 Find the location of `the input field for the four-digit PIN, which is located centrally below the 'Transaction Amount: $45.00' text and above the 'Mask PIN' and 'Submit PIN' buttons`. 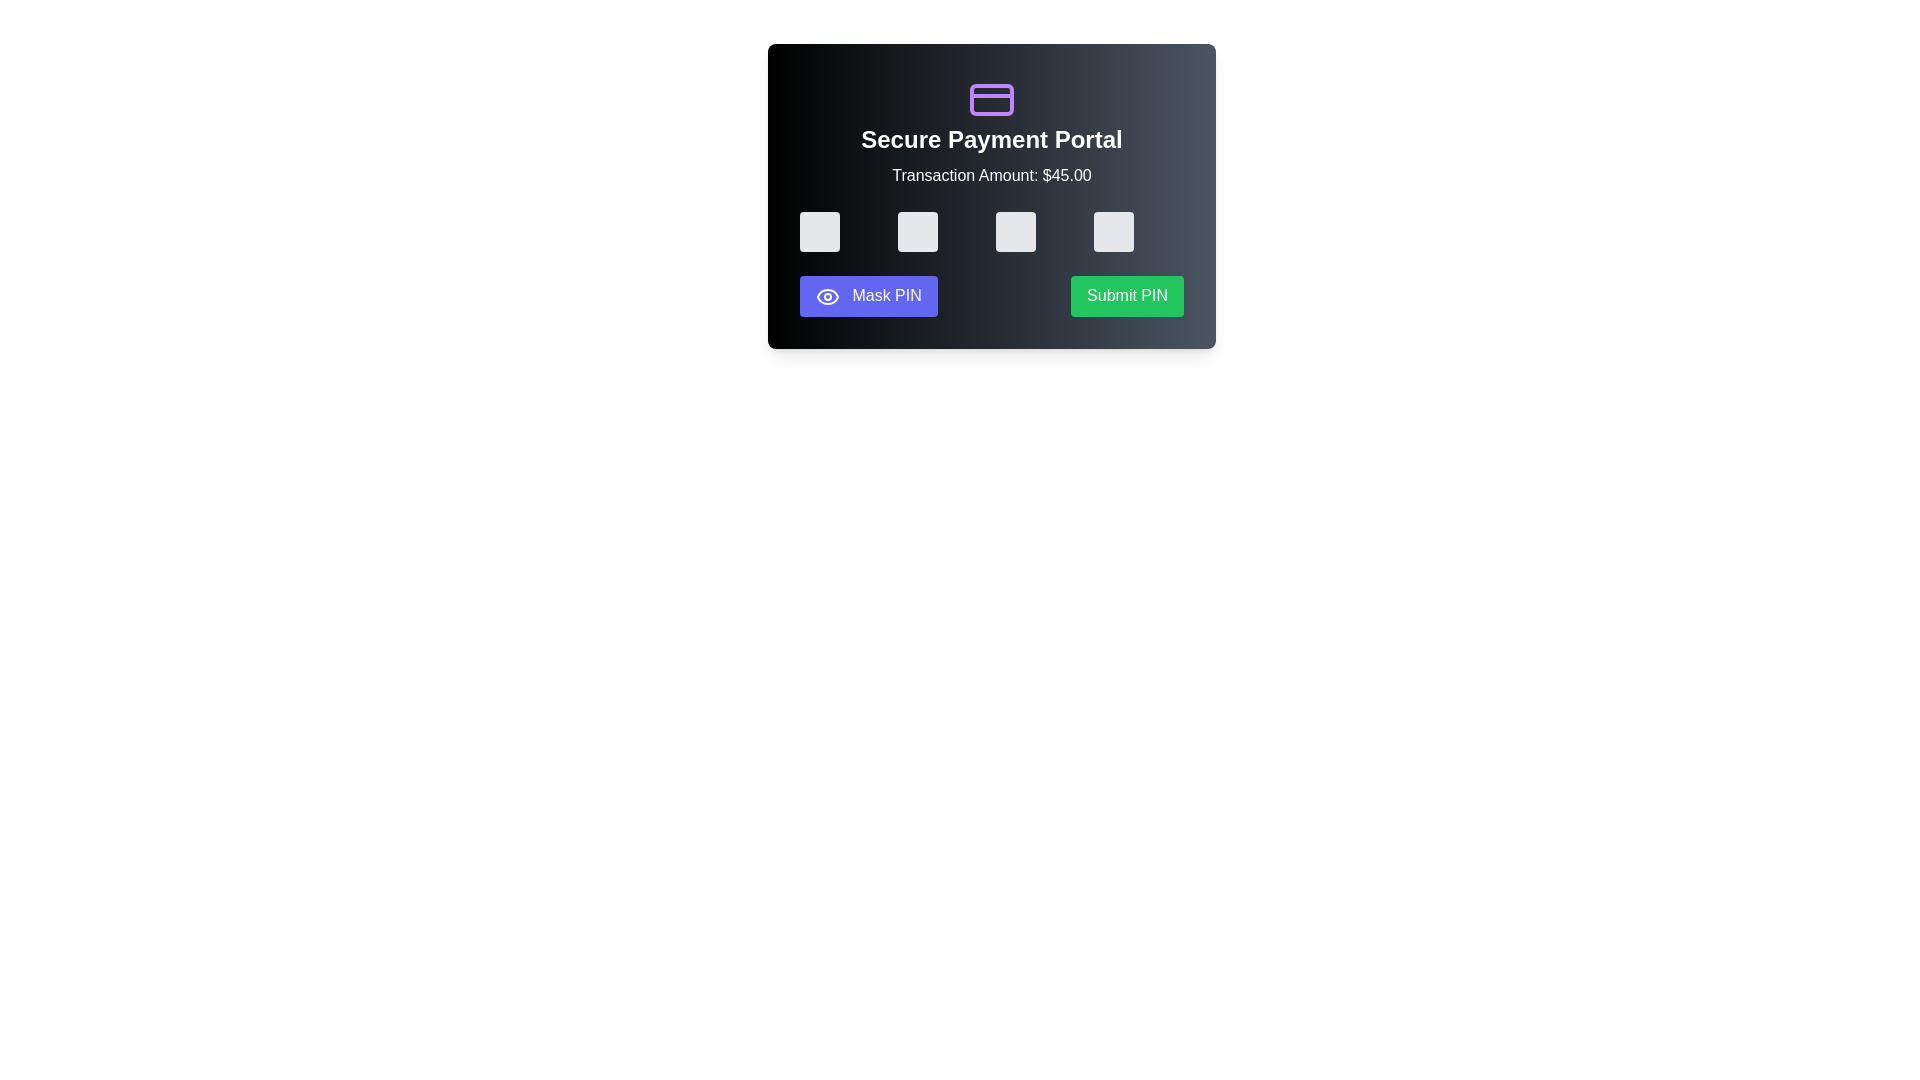

the input field for the four-digit PIN, which is located centrally below the 'Transaction Amount: $45.00' text and above the 'Mask PIN' and 'Submit PIN' buttons is located at coordinates (992, 230).